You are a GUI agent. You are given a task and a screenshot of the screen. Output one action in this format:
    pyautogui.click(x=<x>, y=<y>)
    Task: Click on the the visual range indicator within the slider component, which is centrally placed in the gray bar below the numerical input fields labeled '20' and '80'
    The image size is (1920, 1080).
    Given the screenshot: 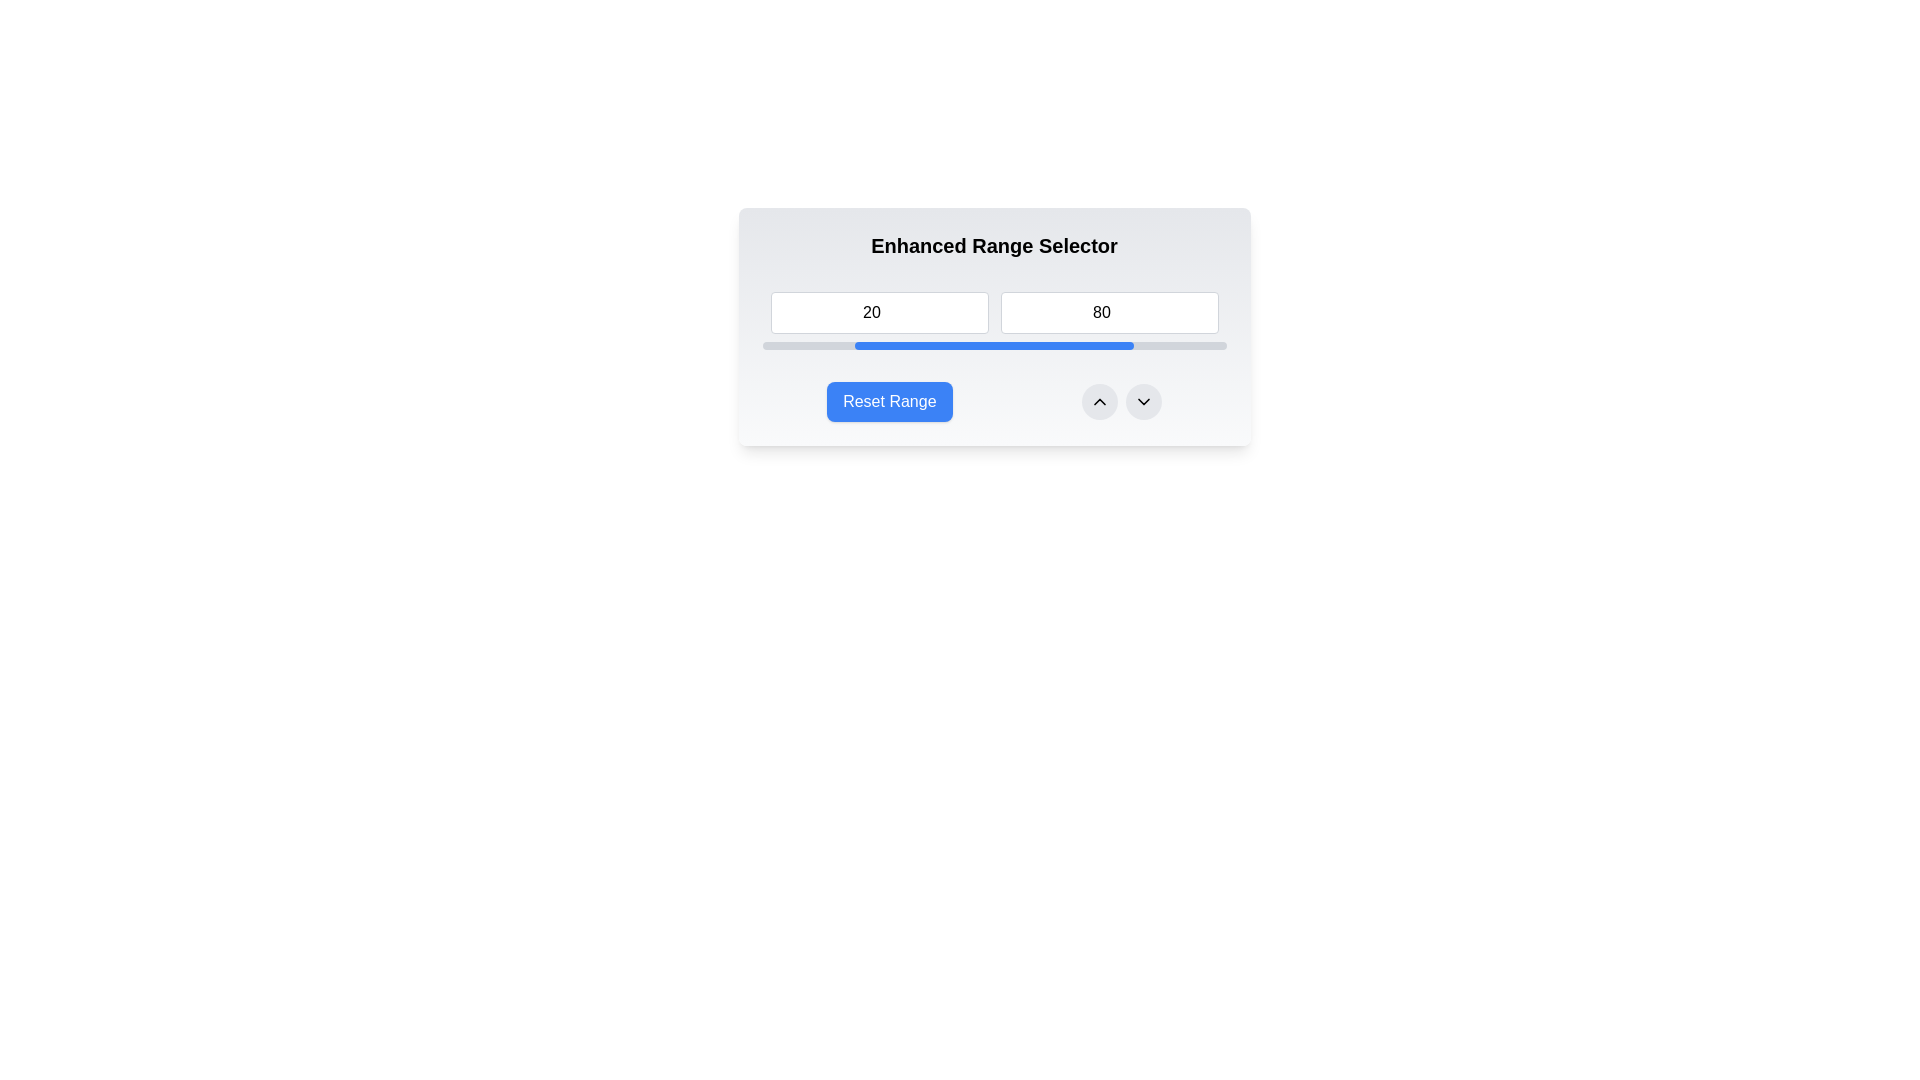 What is the action you would take?
    pyautogui.click(x=994, y=345)
    